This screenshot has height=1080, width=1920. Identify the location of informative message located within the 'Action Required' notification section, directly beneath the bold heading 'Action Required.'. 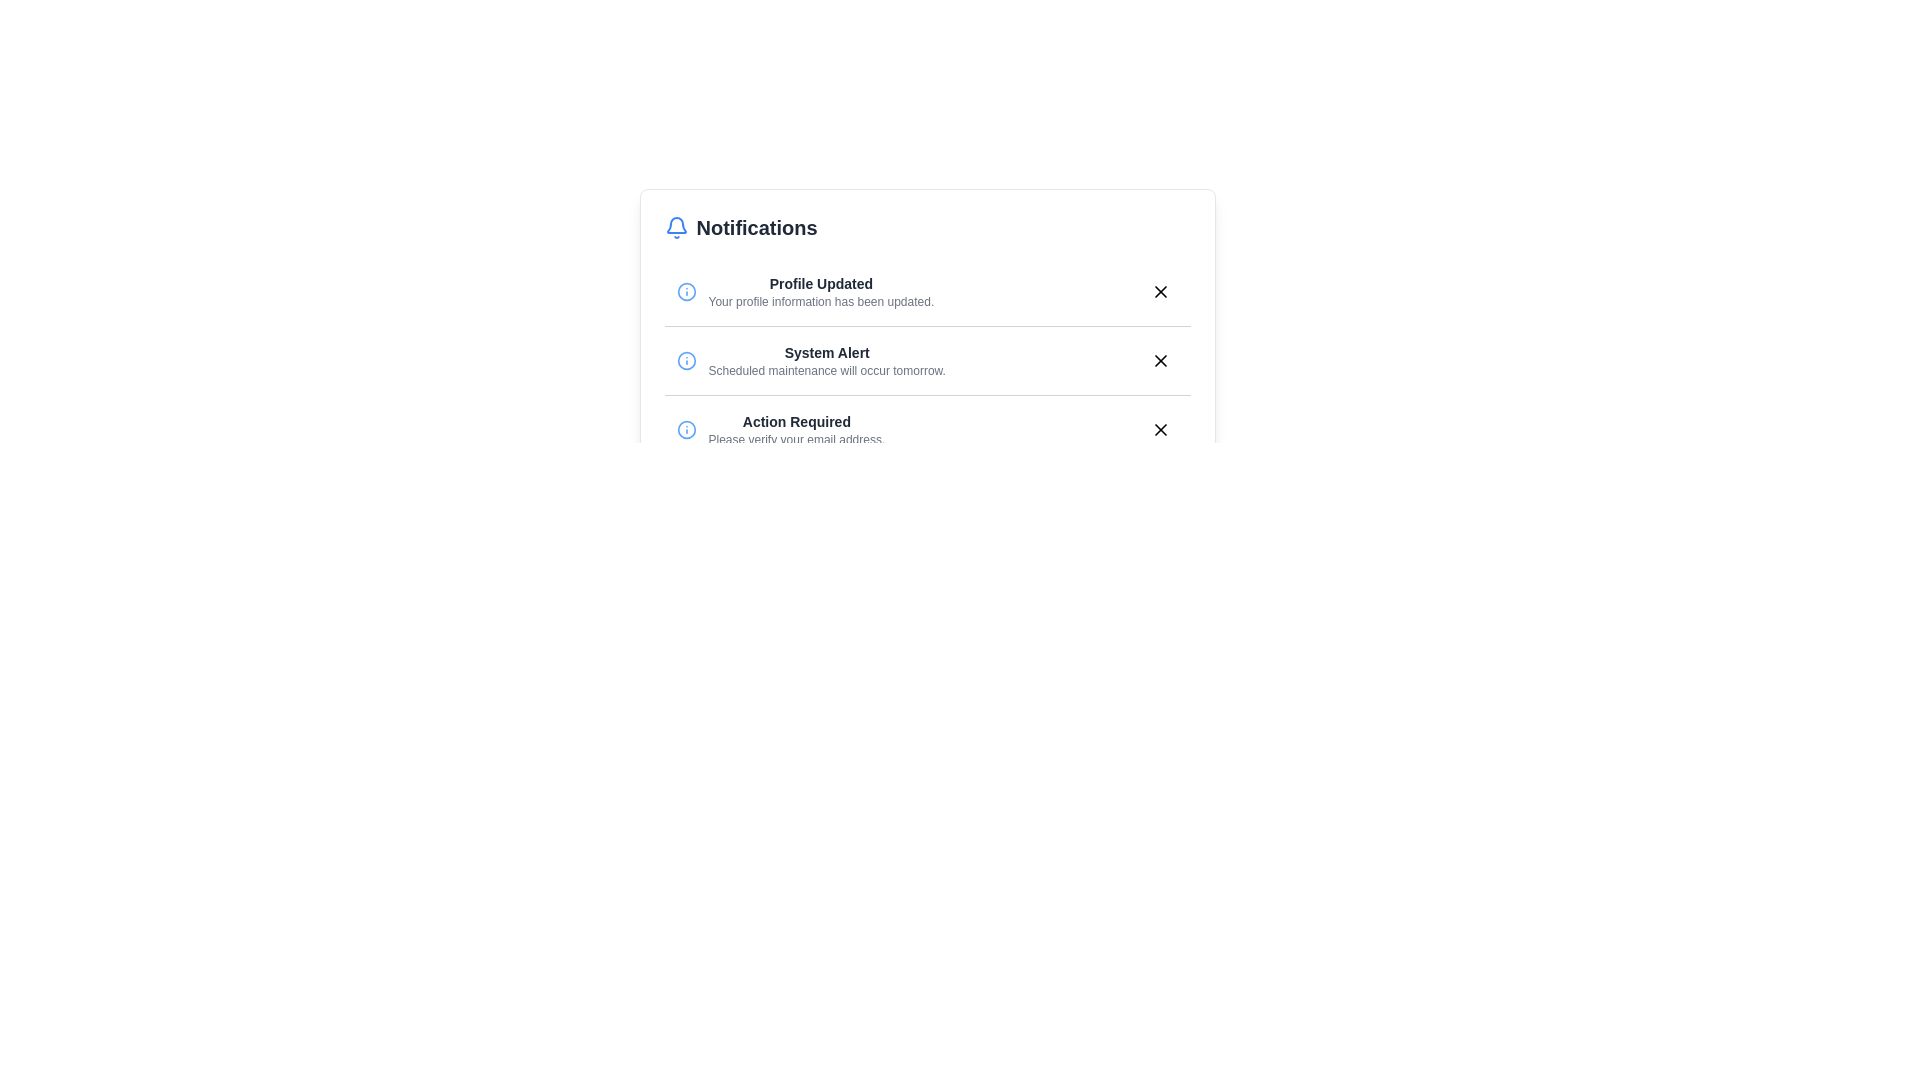
(795, 438).